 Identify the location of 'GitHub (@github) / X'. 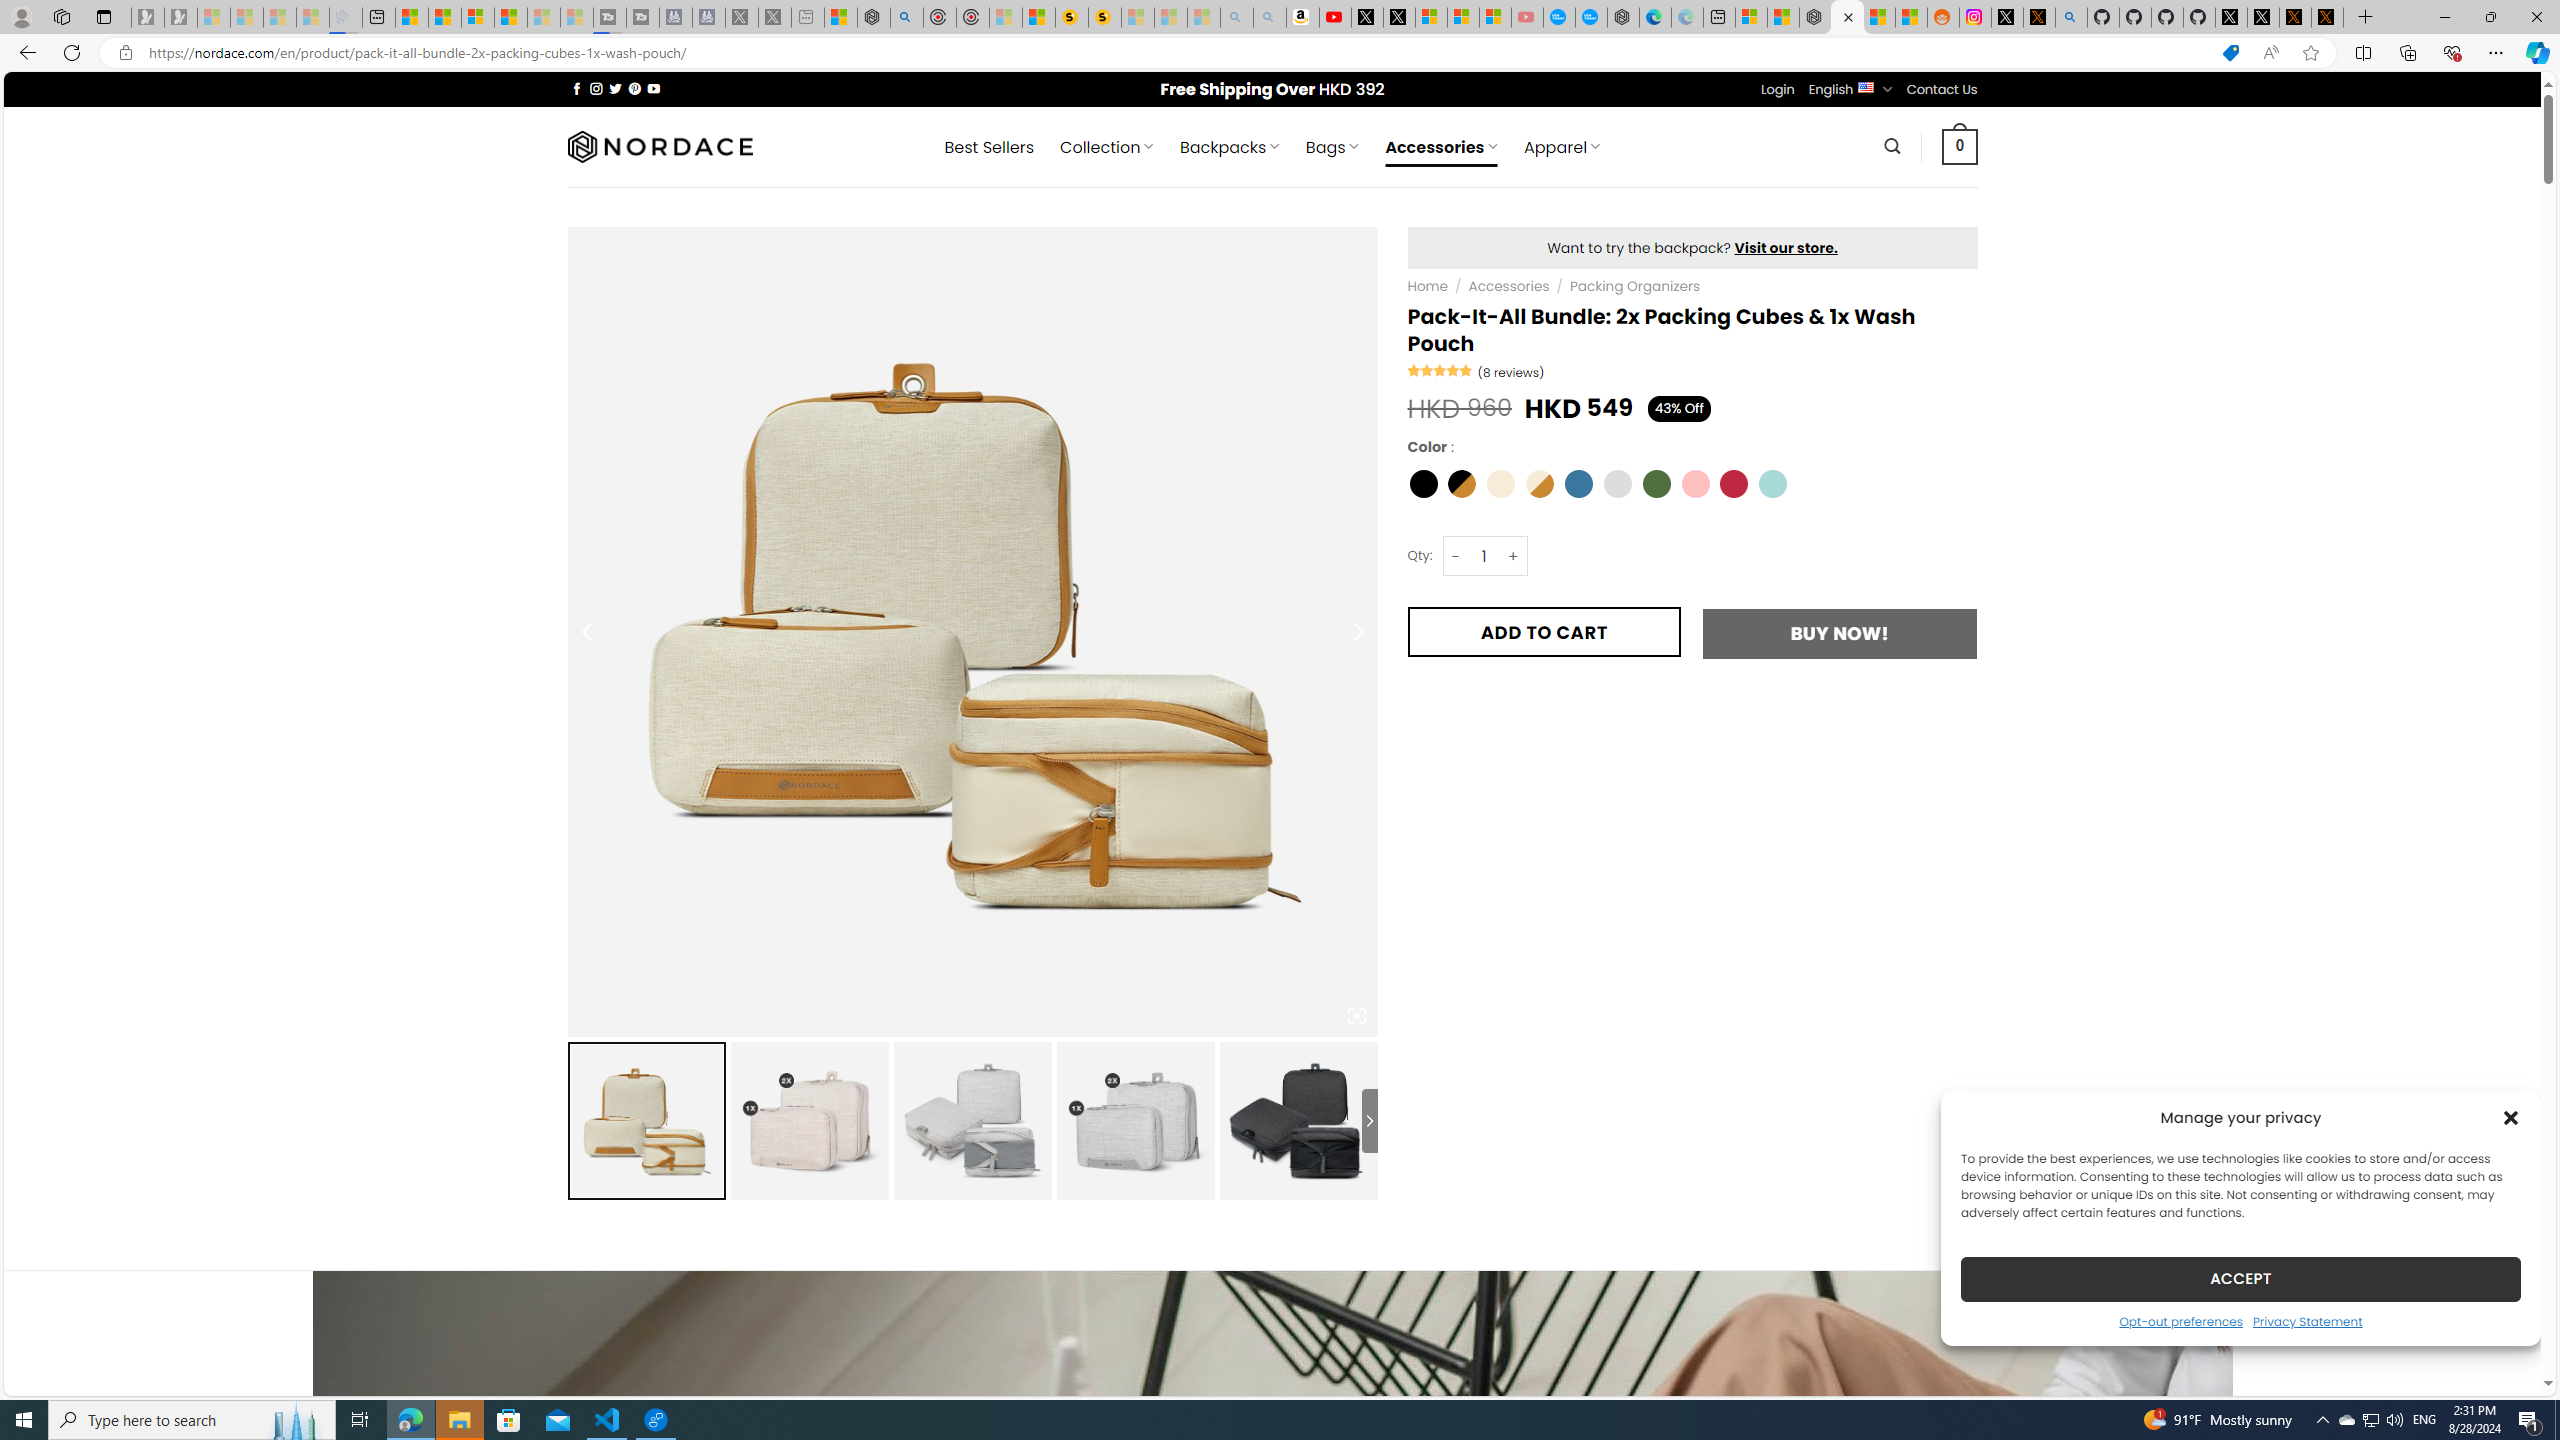
(2263, 16).